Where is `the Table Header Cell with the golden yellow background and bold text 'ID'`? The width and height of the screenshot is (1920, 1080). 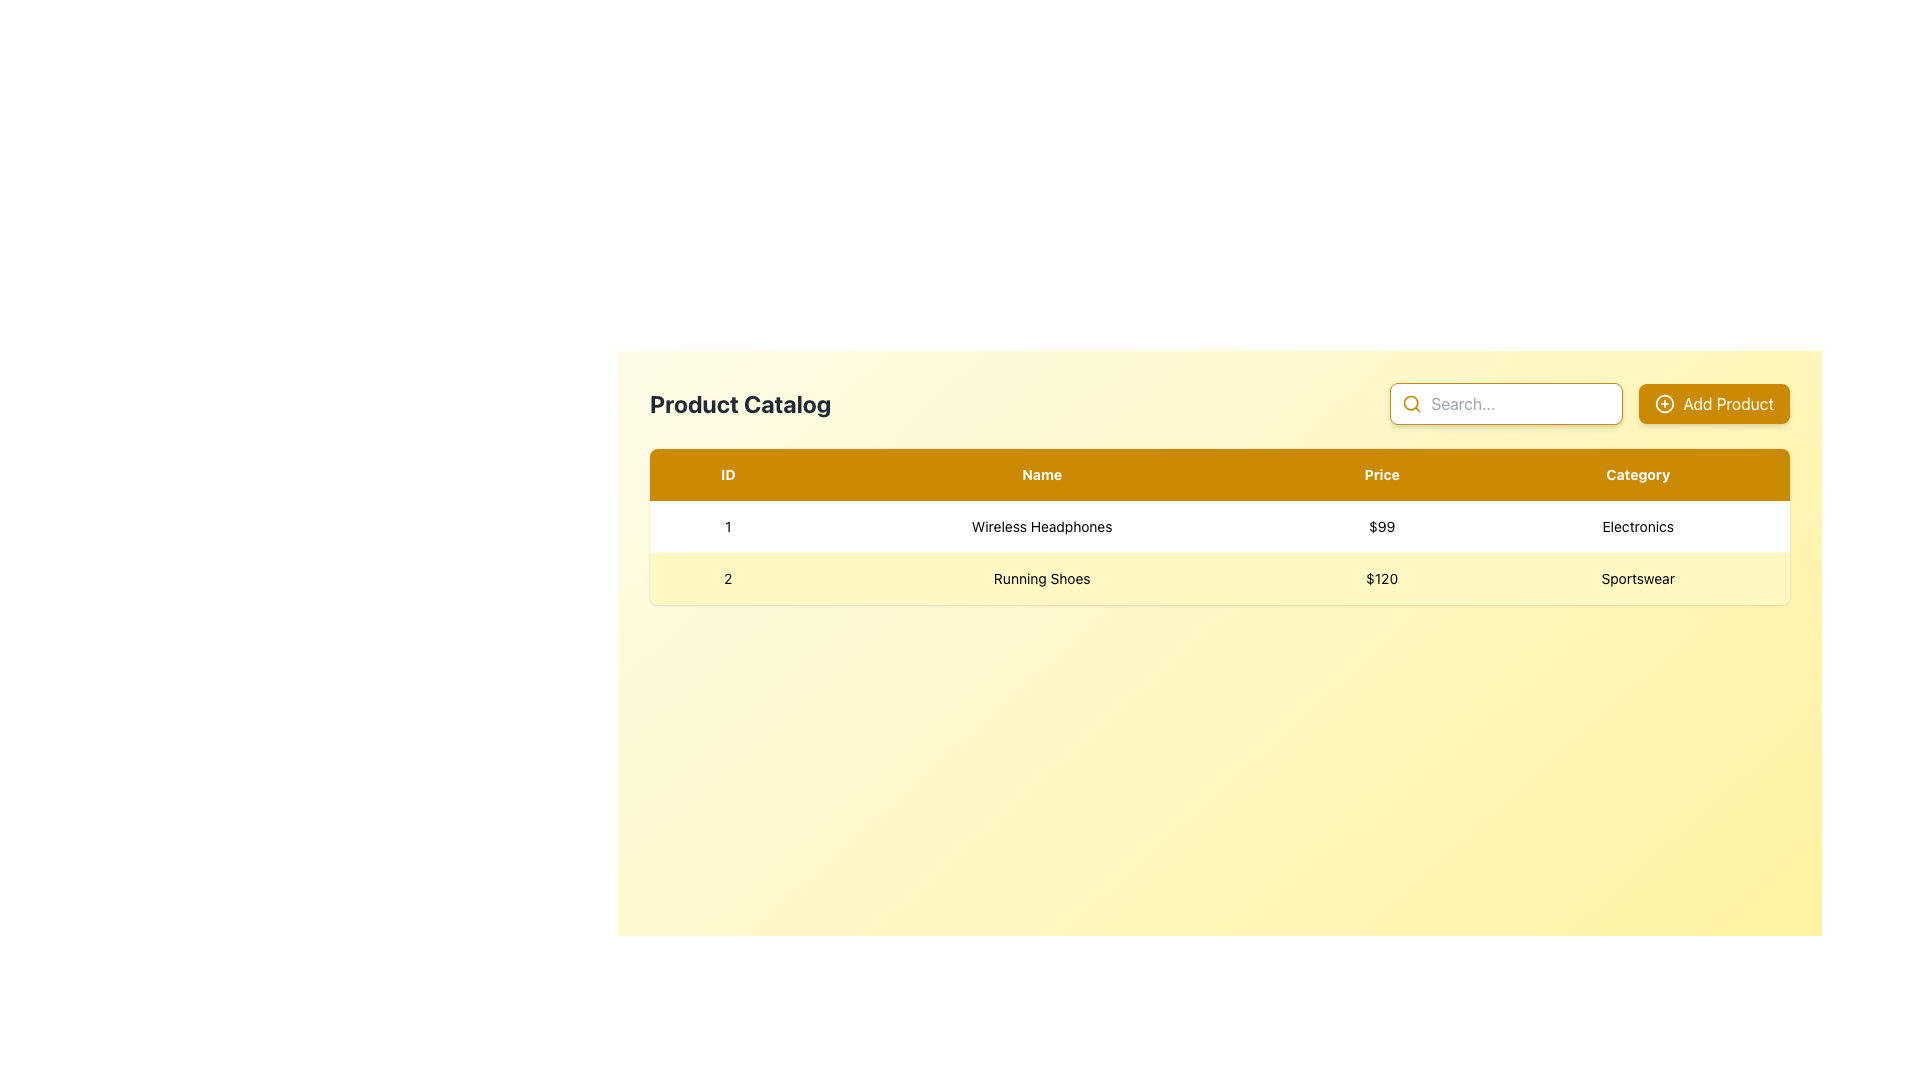
the Table Header Cell with the golden yellow background and bold text 'ID' is located at coordinates (727, 474).